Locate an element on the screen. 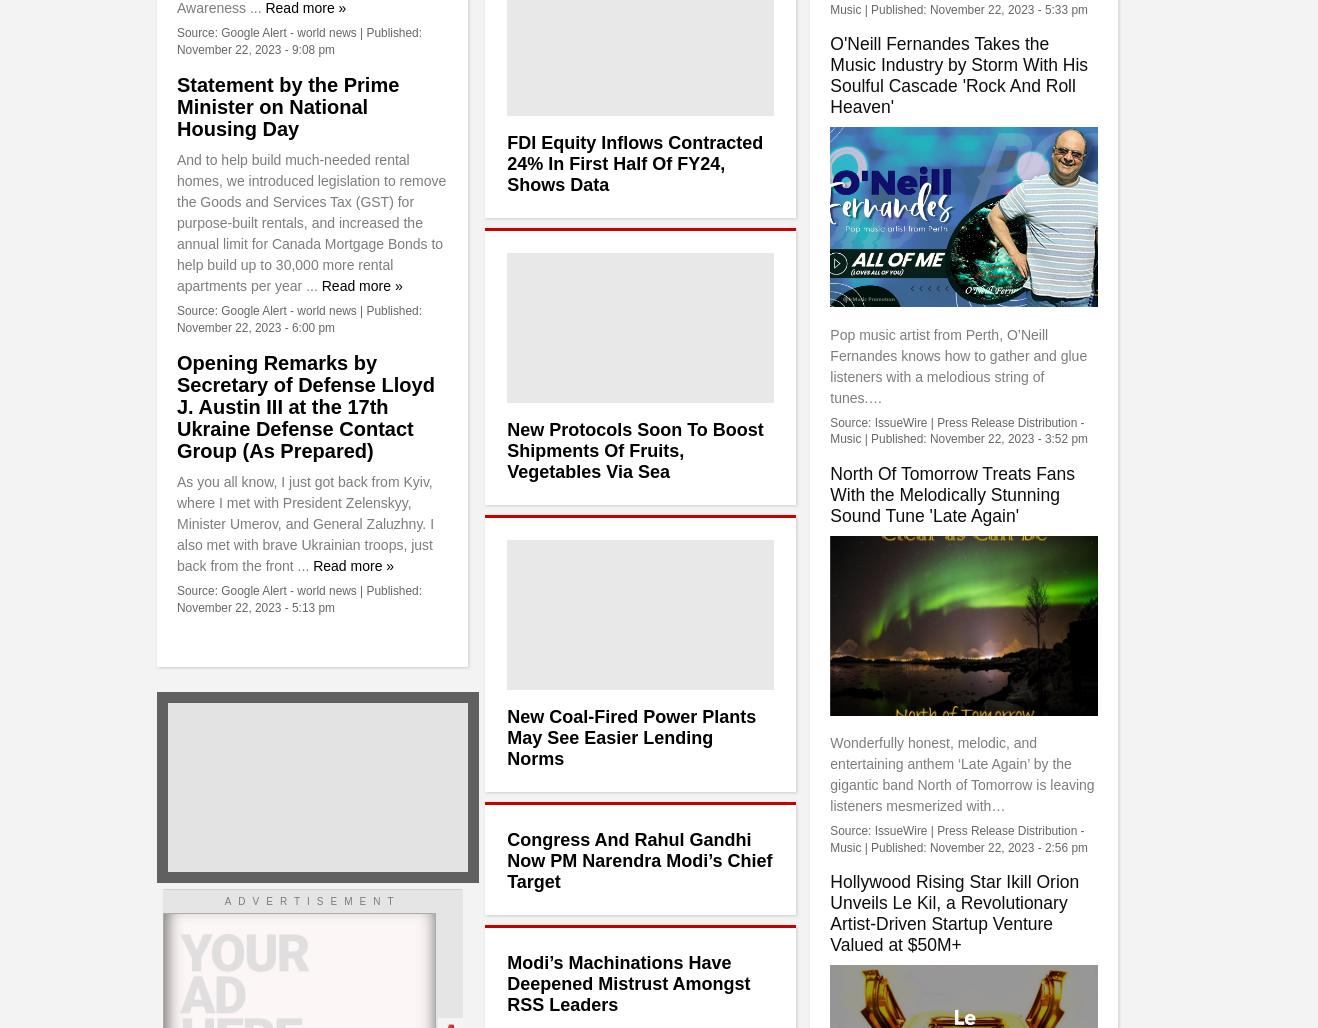 The width and height of the screenshot is (1318, 1028). 'November 22, 2023 - 5:33 pm' is located at coordinates (1008, 9).